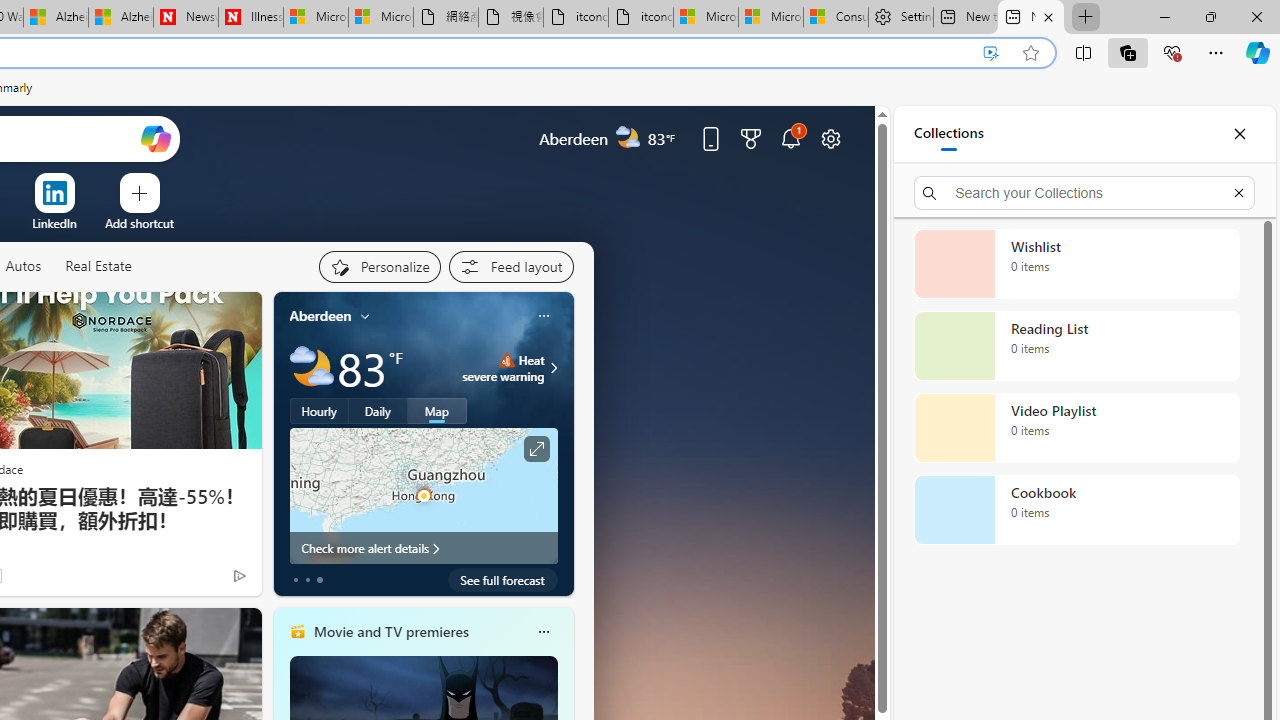 Image resolution: width=1280 pixels, height=720 pixels. What do you see at coordinates (306, 579) in the screenshot?
I see `'tab-1'` at bounding box center [306, 579].